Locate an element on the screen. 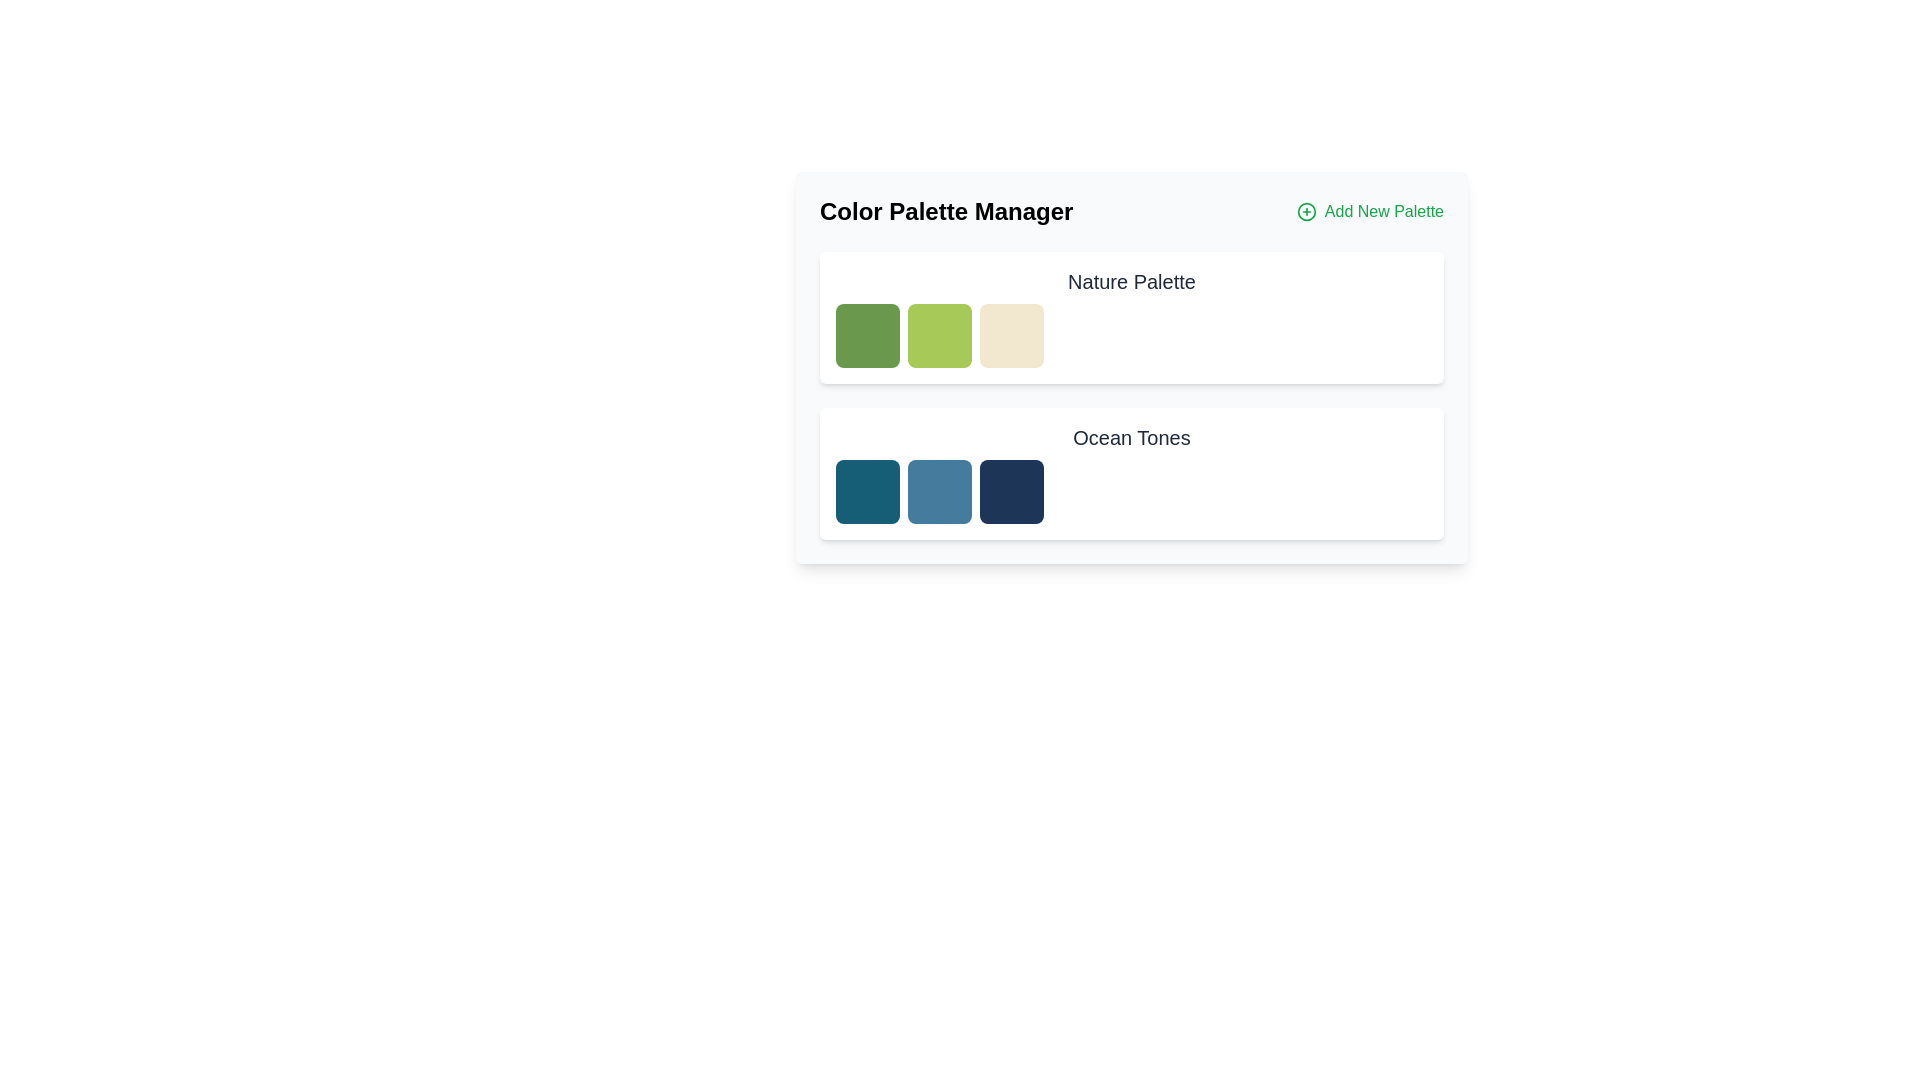 Image resolution: width=1920 pixels, height=1080 pixels. the SVG circle located in the top-right corner of the interface, which is part of an add functionality icon adjacent to the 'Add New Palette' text is located at coordinates (1306, 212).